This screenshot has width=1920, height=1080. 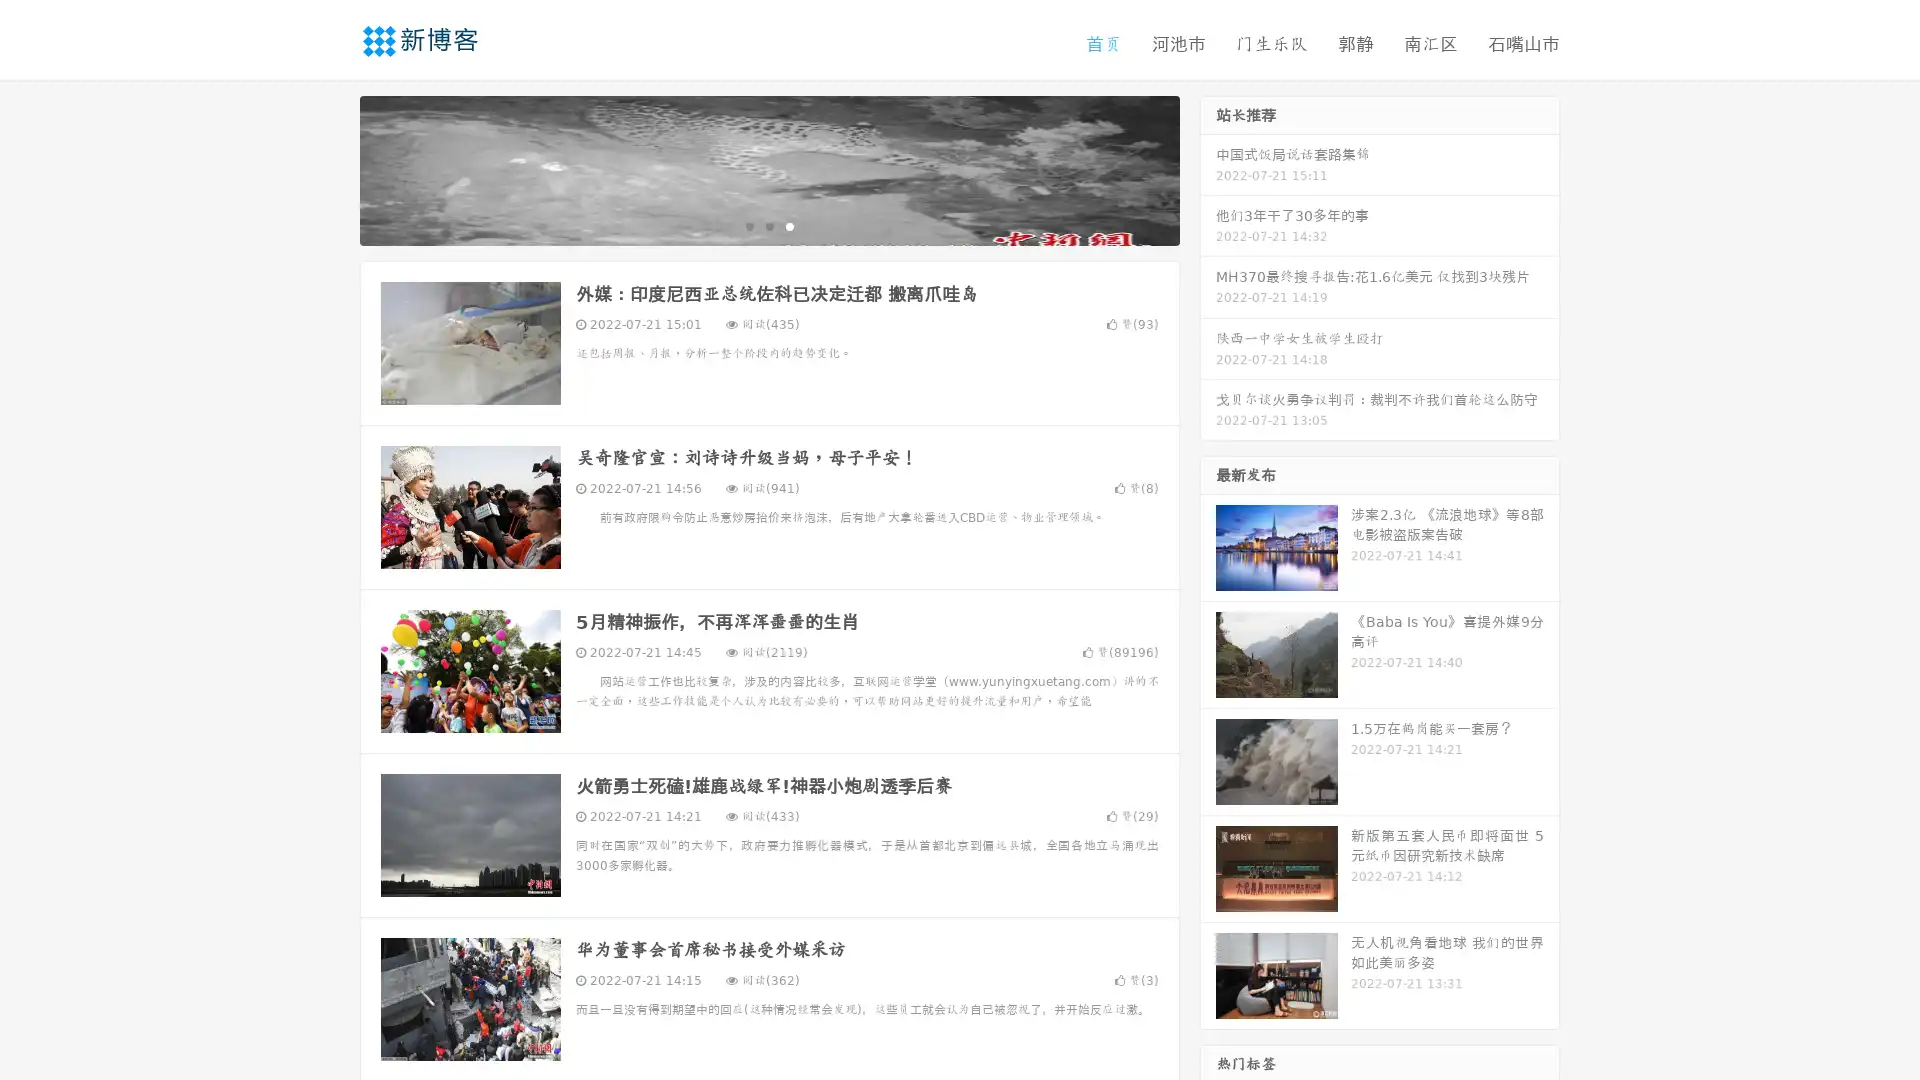 What do you see at coordinates (330, 168) in the screenshot?
I see `Previous slide` at bounding box center [330, 168].